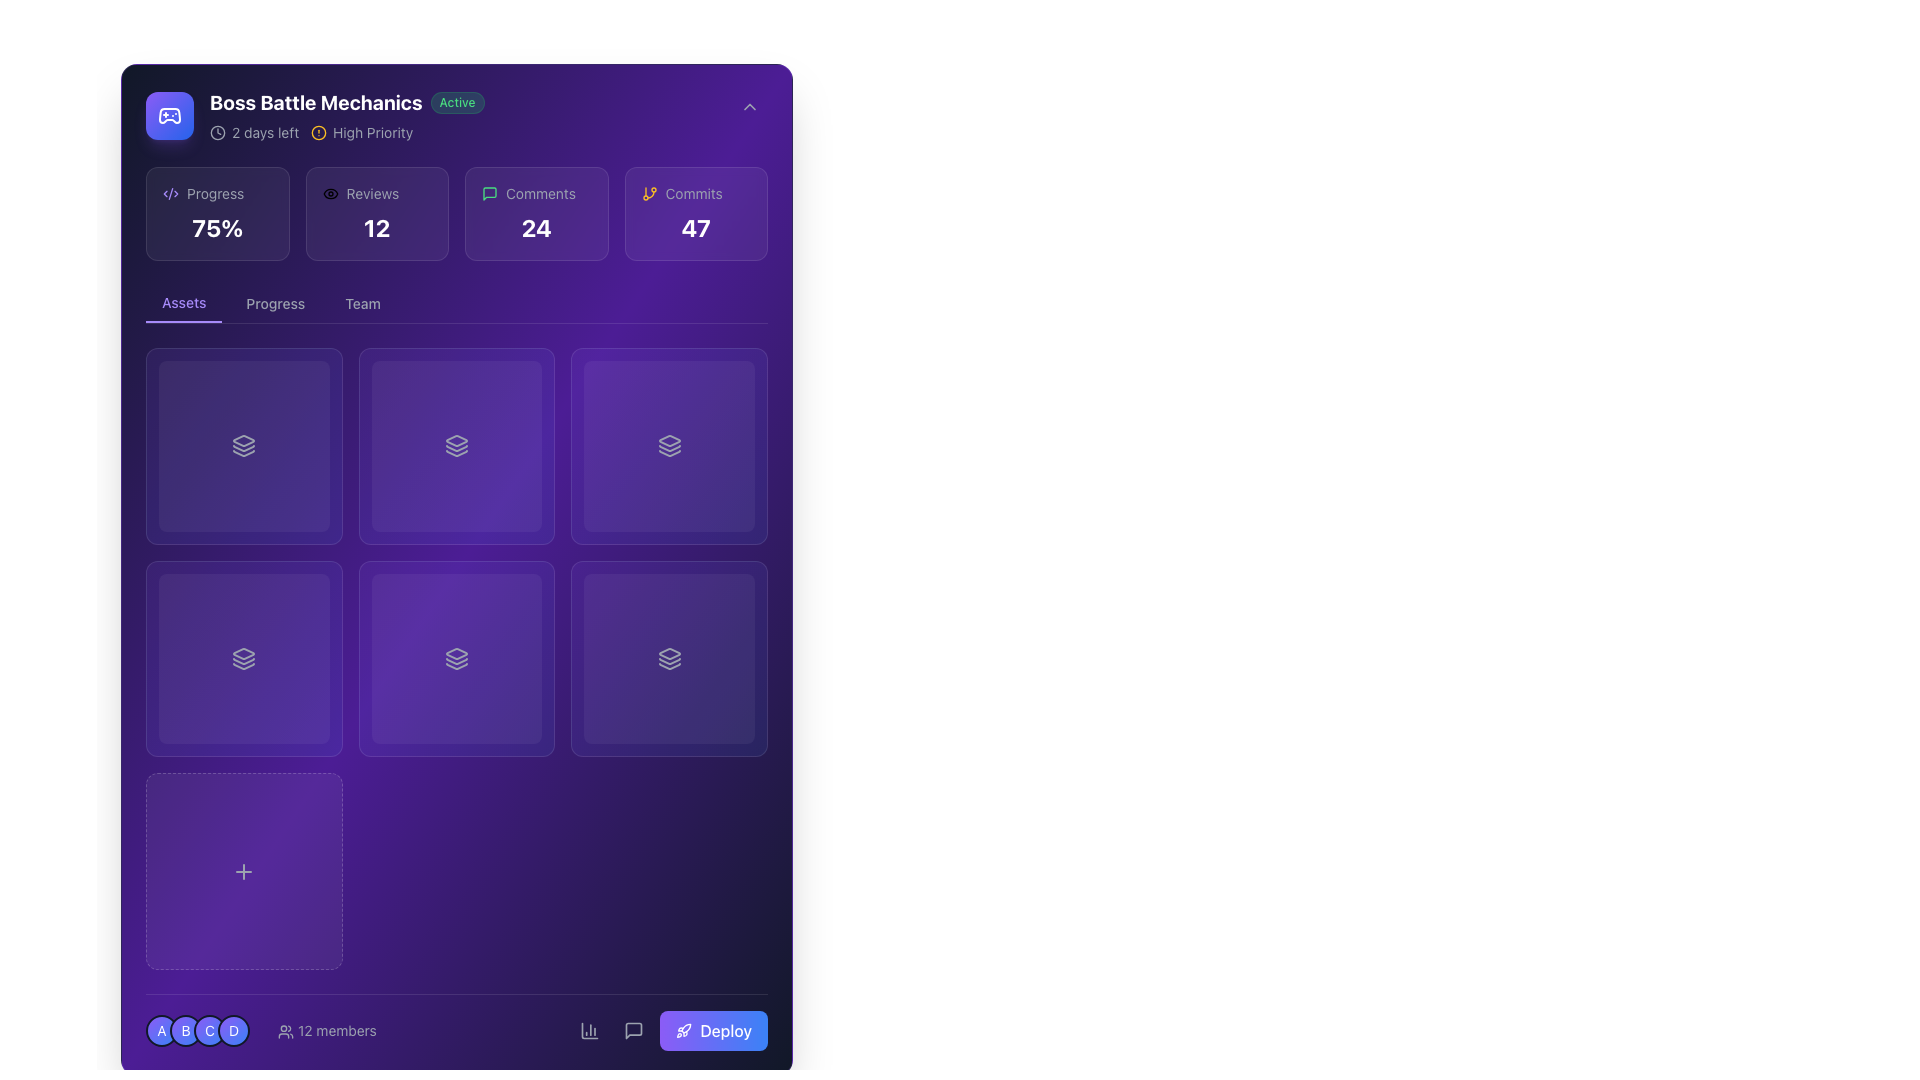 This screenshot has height=1080, width=1920. I want to click on the small clock icon with a circular border and clock-hand design, located to the left of the '2 days left' text in the 'Boss Battle Mechanics' section, so click(217, 132).